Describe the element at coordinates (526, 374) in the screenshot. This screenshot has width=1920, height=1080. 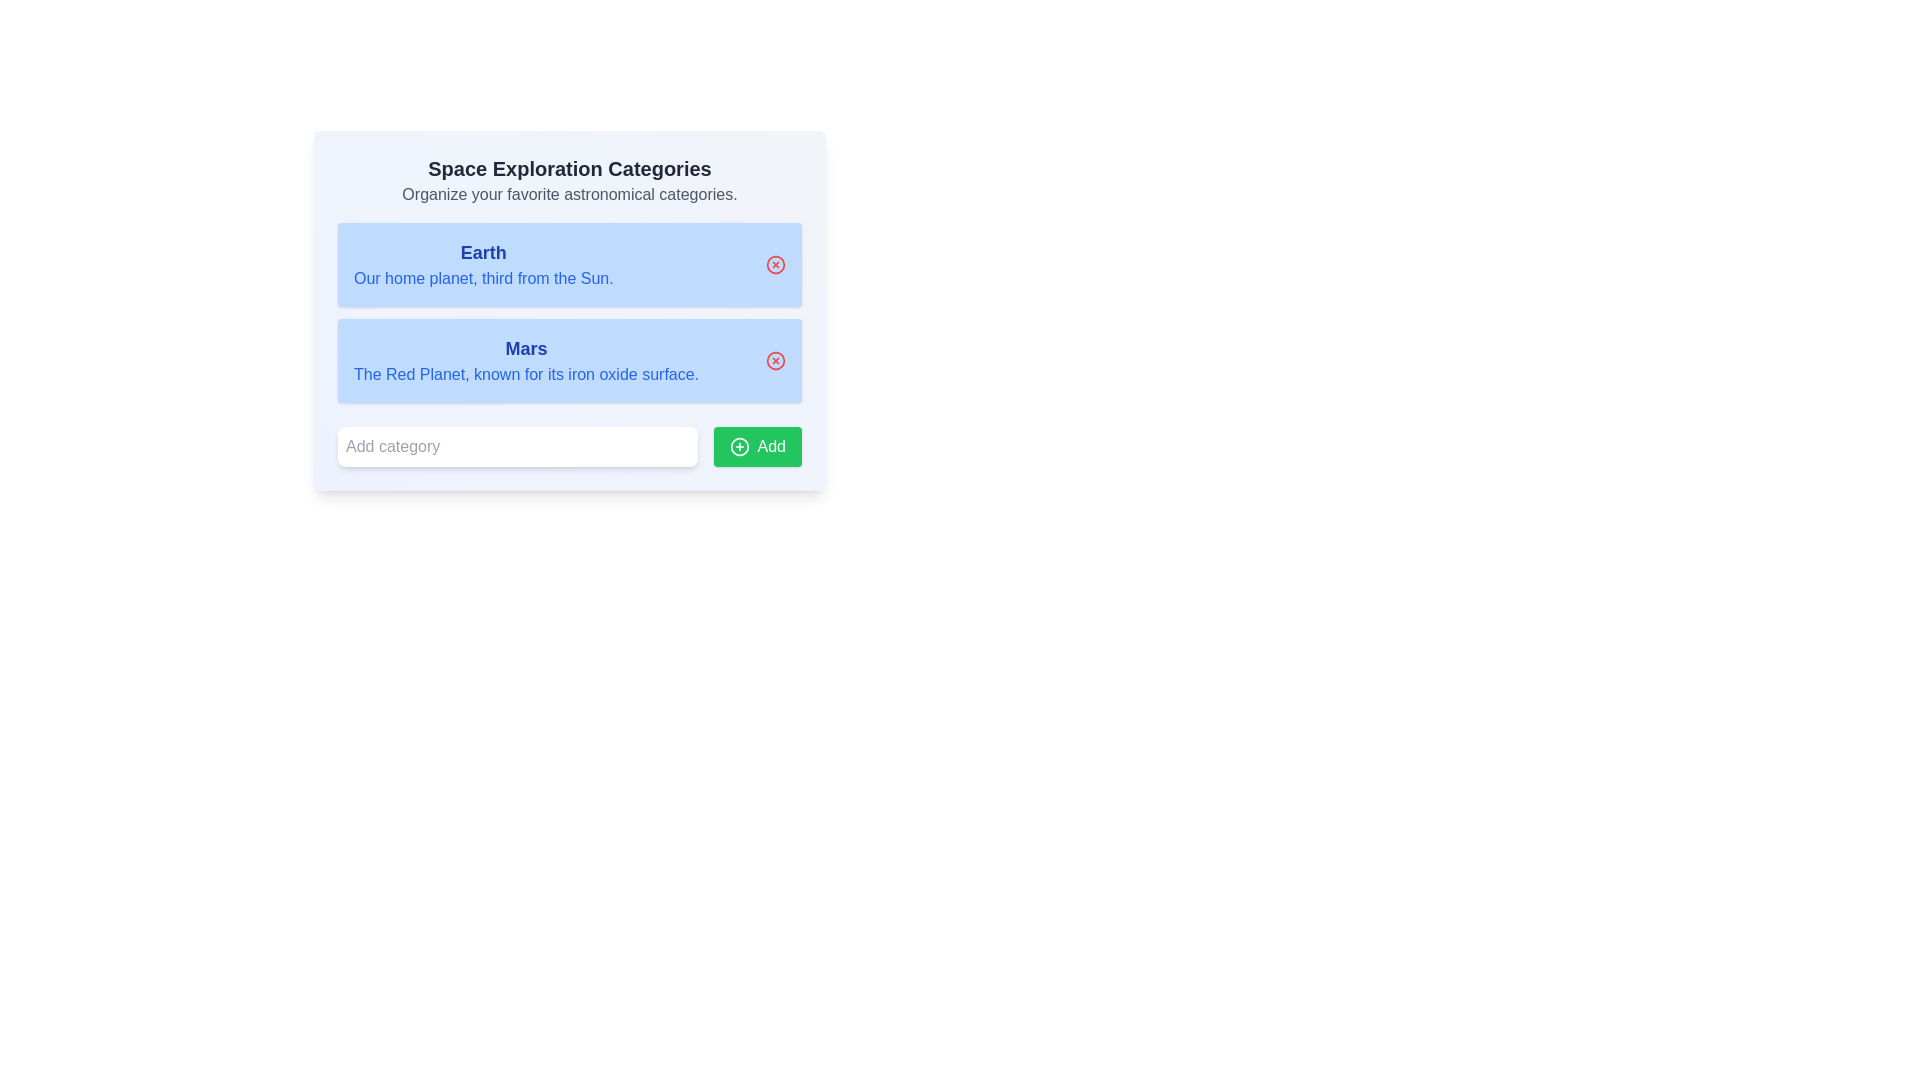
I see `information displayed in the text label styled in blue, which describes 'The Red Planet, known for its iron oxide surface.' positioned below the title 'Mars'` at that location.